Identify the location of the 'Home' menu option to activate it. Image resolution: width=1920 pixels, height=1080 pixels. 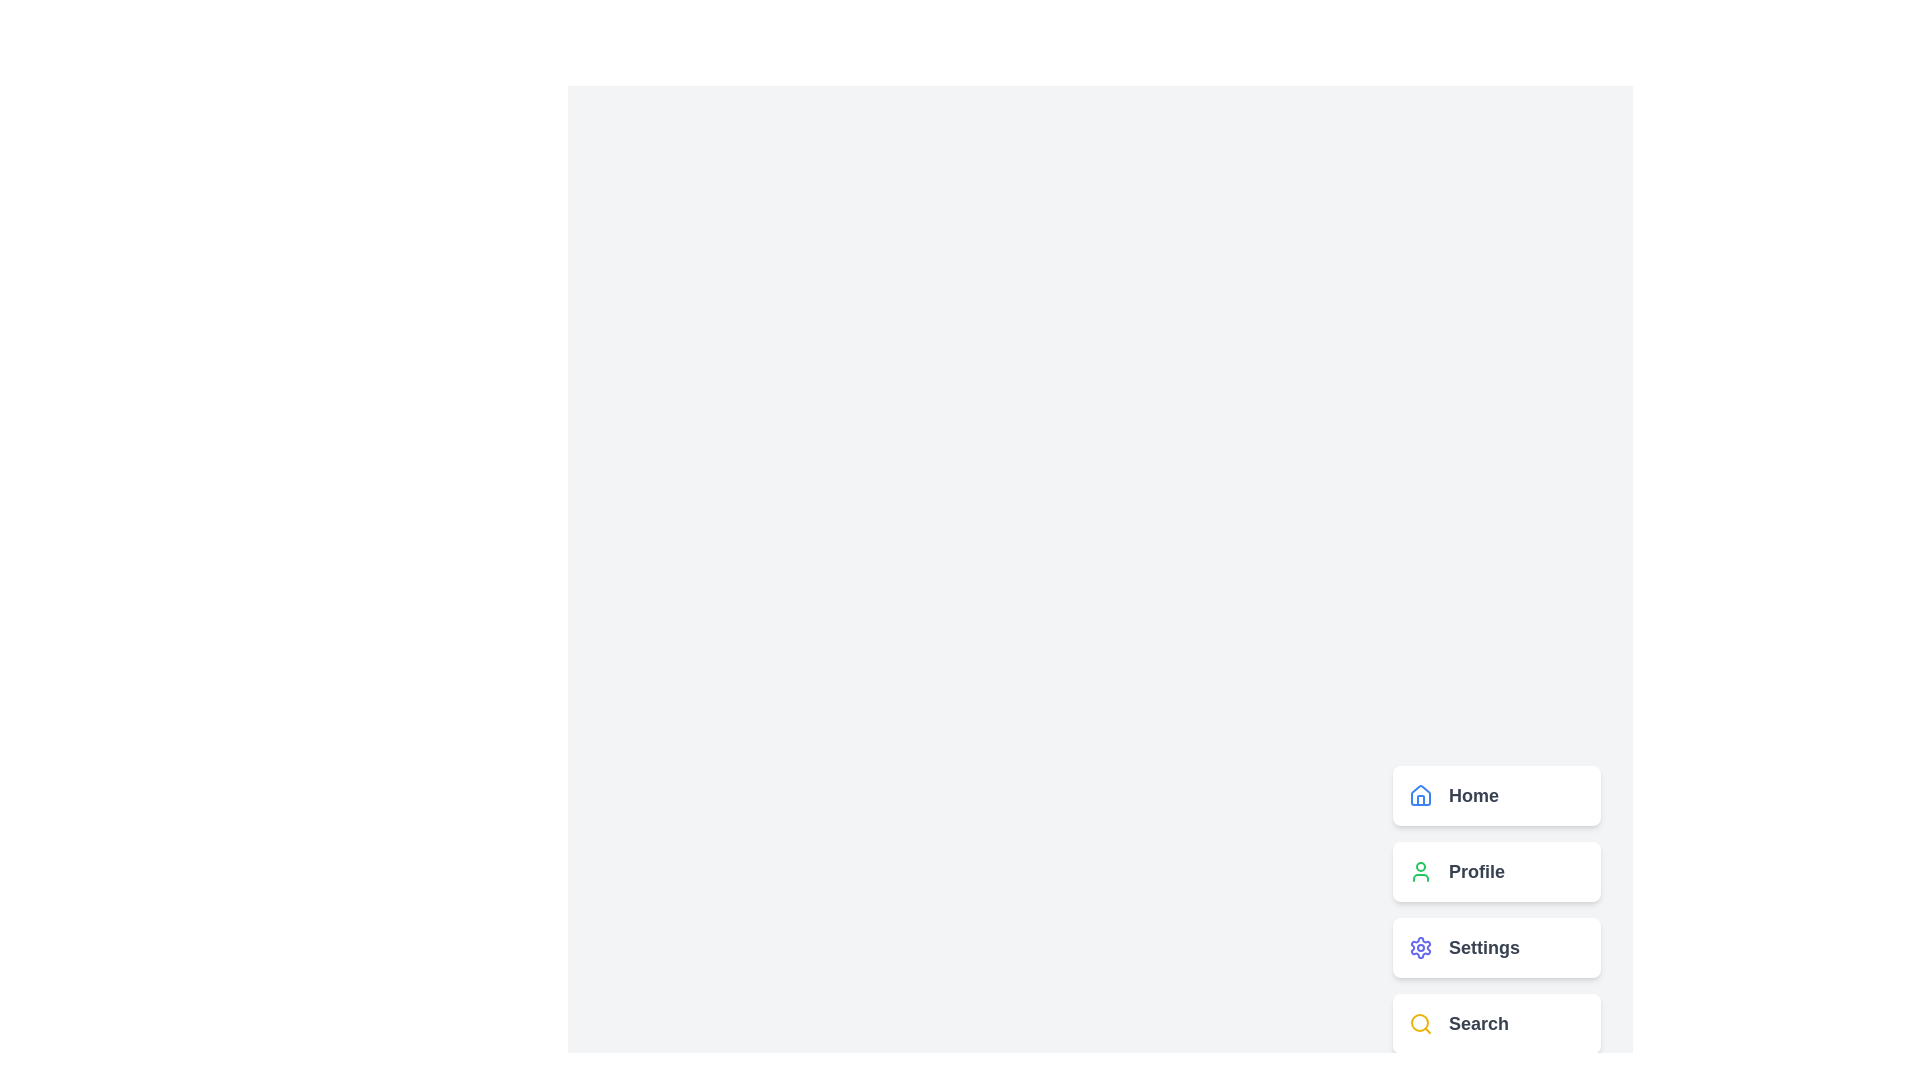
(1497, 794).